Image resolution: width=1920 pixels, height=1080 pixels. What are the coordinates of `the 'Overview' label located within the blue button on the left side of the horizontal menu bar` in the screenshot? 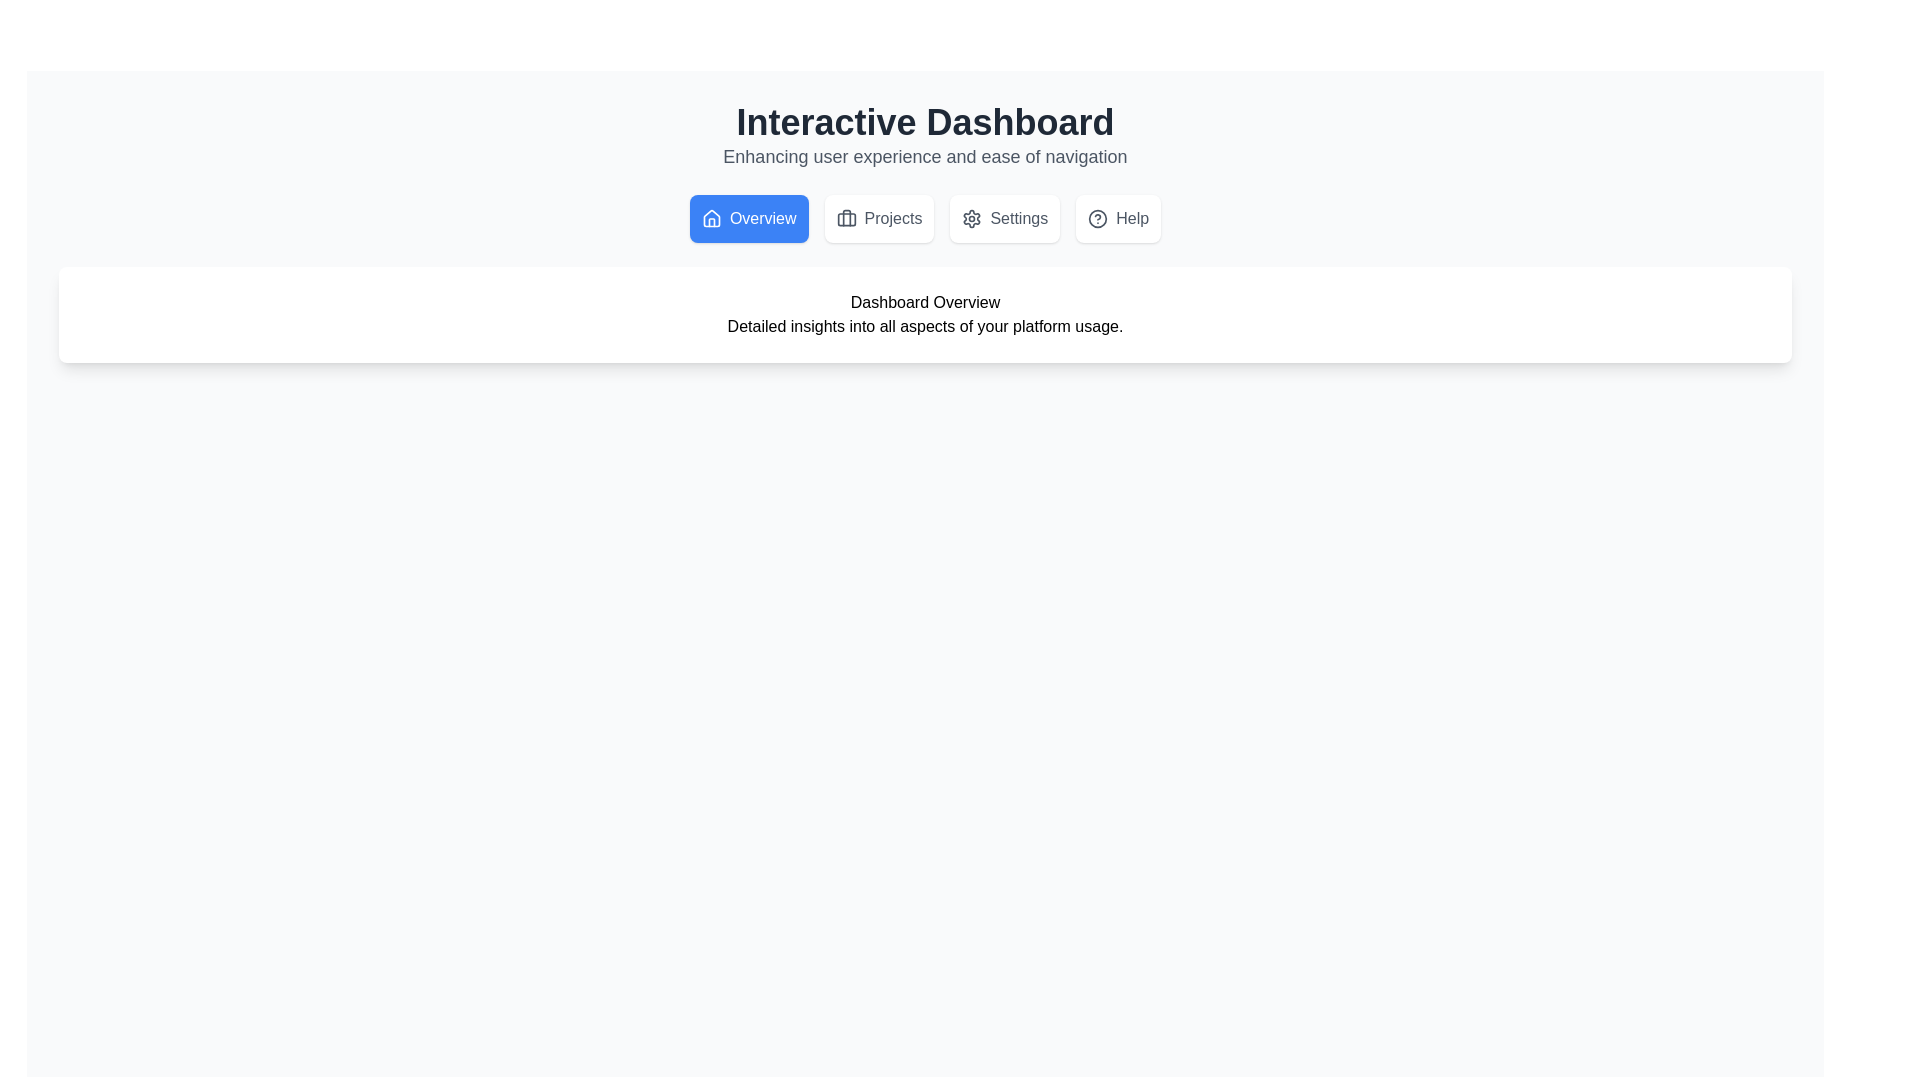 It's located at (762, 219).